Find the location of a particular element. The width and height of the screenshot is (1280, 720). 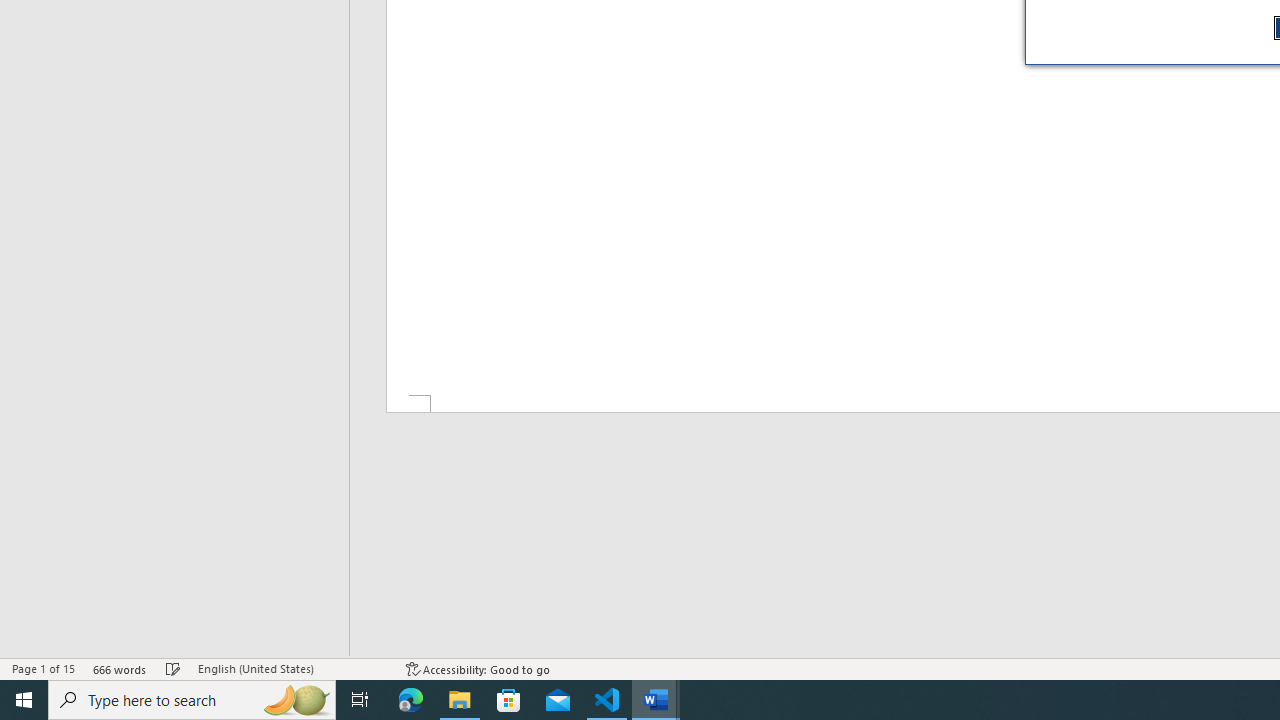

'Type here to search' is located at coordinates (192, 698).